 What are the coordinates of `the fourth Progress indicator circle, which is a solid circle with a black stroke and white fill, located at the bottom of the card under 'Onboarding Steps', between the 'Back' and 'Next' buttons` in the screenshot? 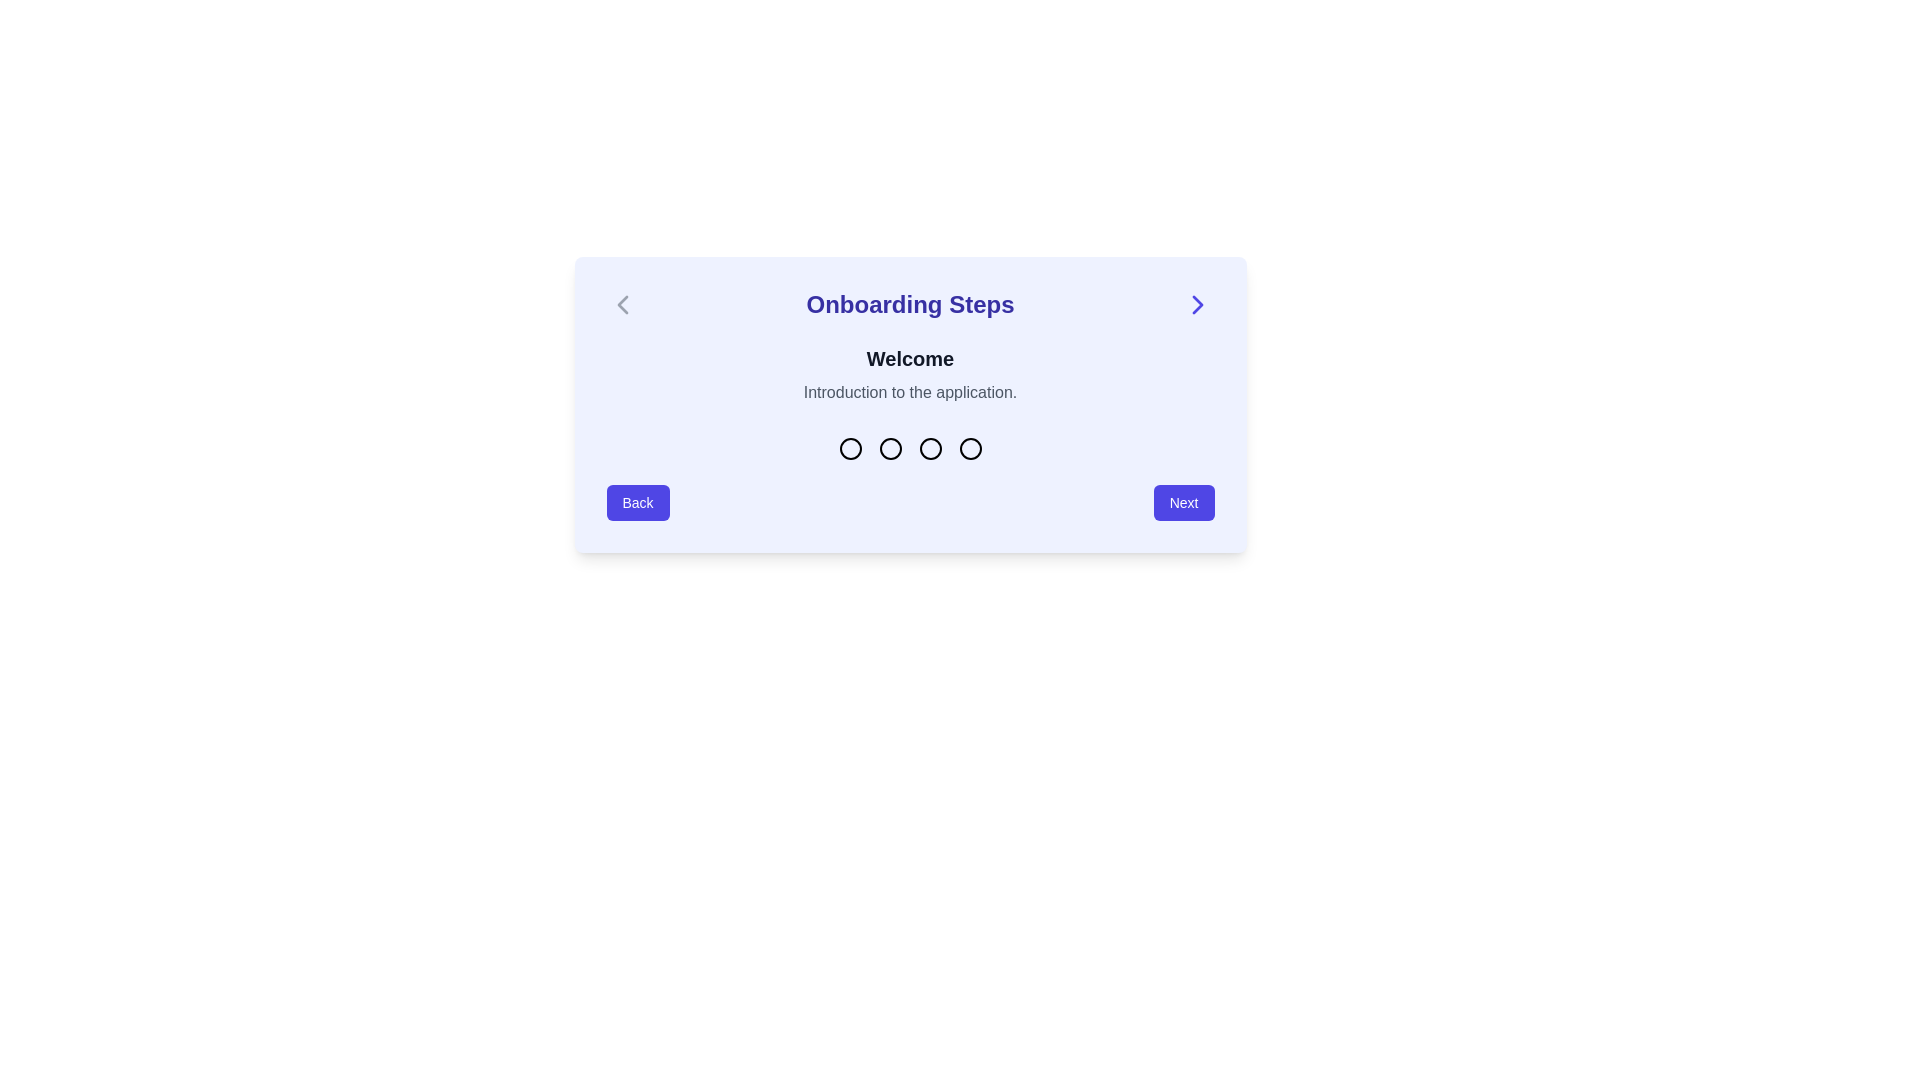 It's located at (970, 447).